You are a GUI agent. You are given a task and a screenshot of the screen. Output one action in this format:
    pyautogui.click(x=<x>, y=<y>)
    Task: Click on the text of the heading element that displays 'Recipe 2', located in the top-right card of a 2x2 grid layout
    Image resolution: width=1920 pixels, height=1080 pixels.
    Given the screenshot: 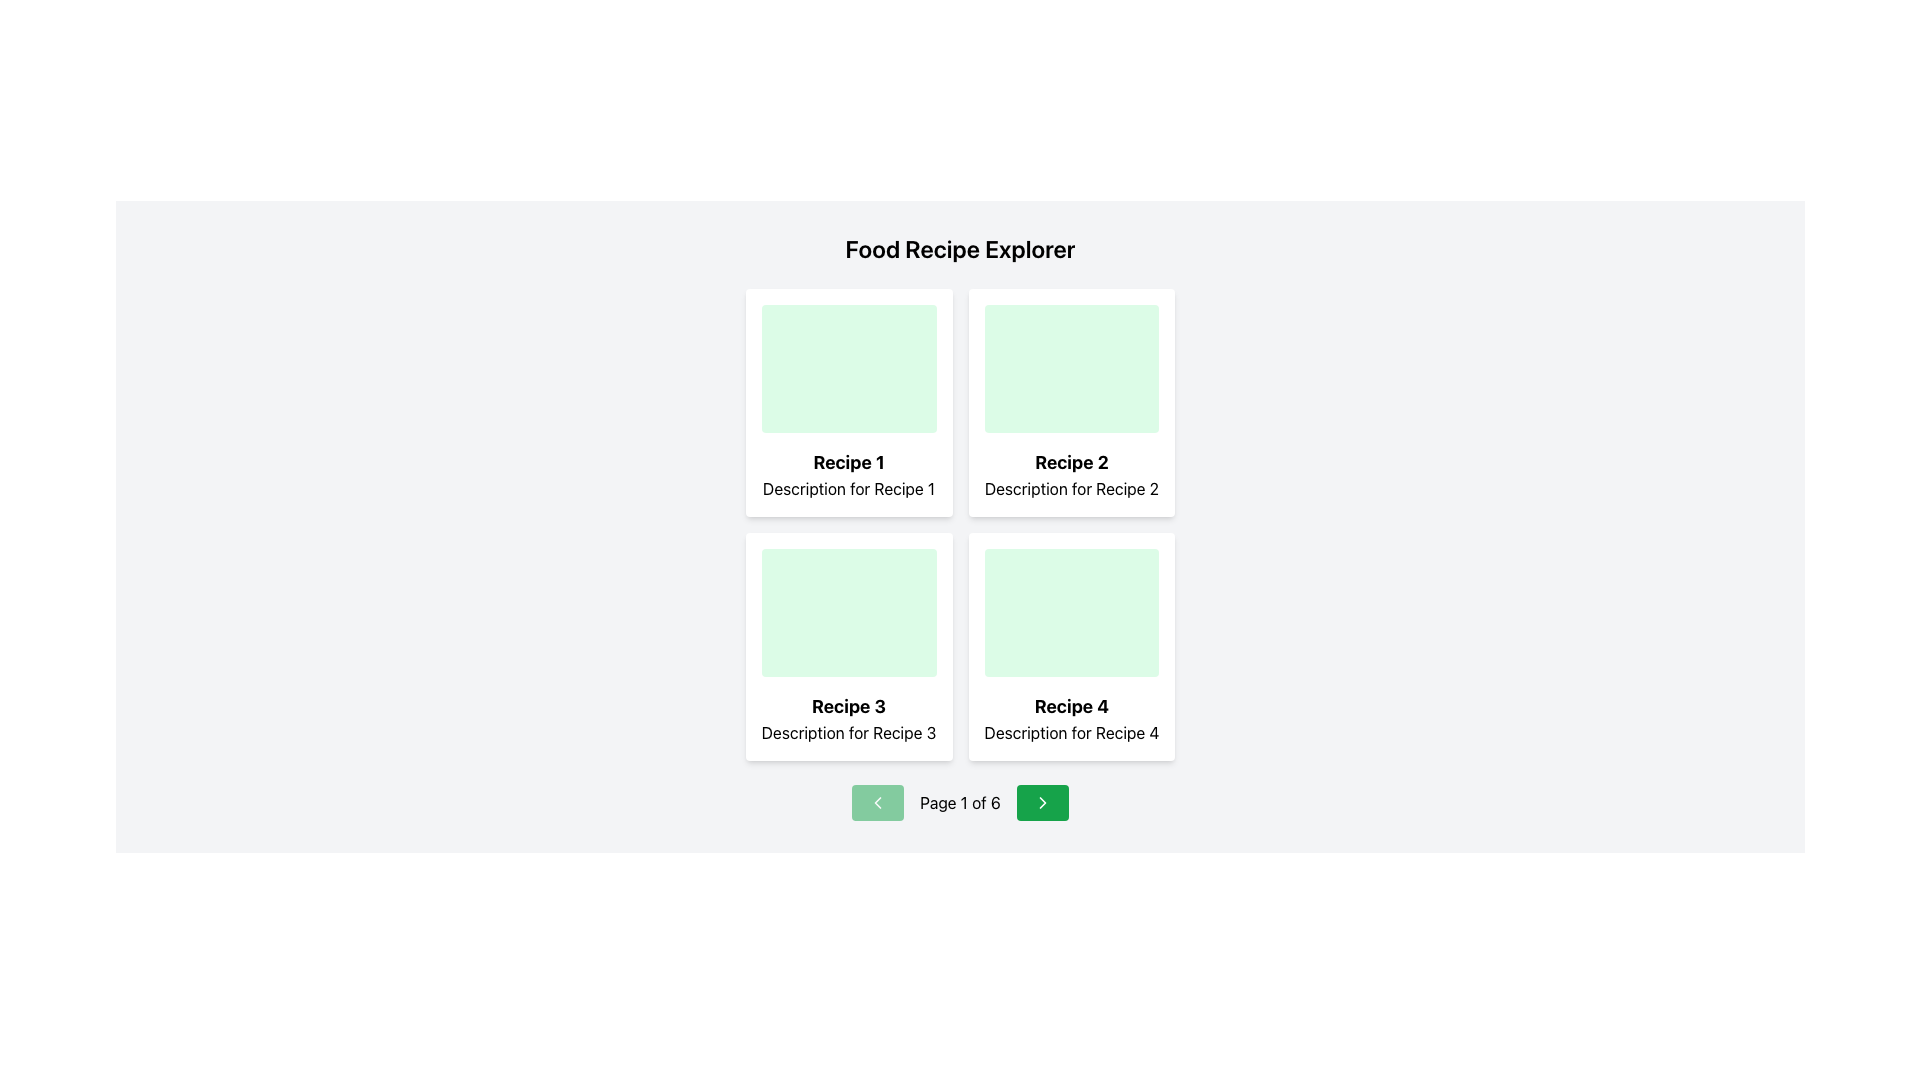 What is the action you would take?
    pyautogui.click(x=1070, y=462)
    